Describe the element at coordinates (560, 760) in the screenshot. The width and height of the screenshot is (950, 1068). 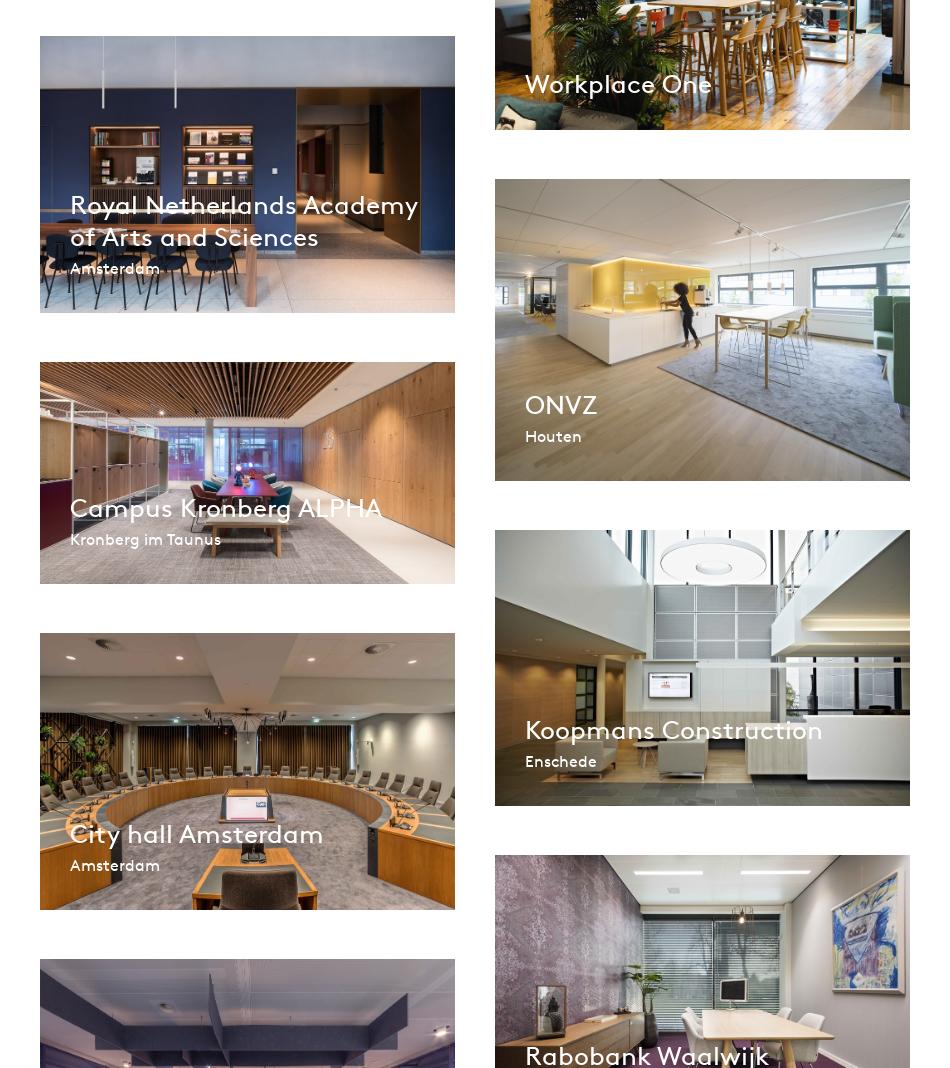
I see `'Enschede'` at that location.